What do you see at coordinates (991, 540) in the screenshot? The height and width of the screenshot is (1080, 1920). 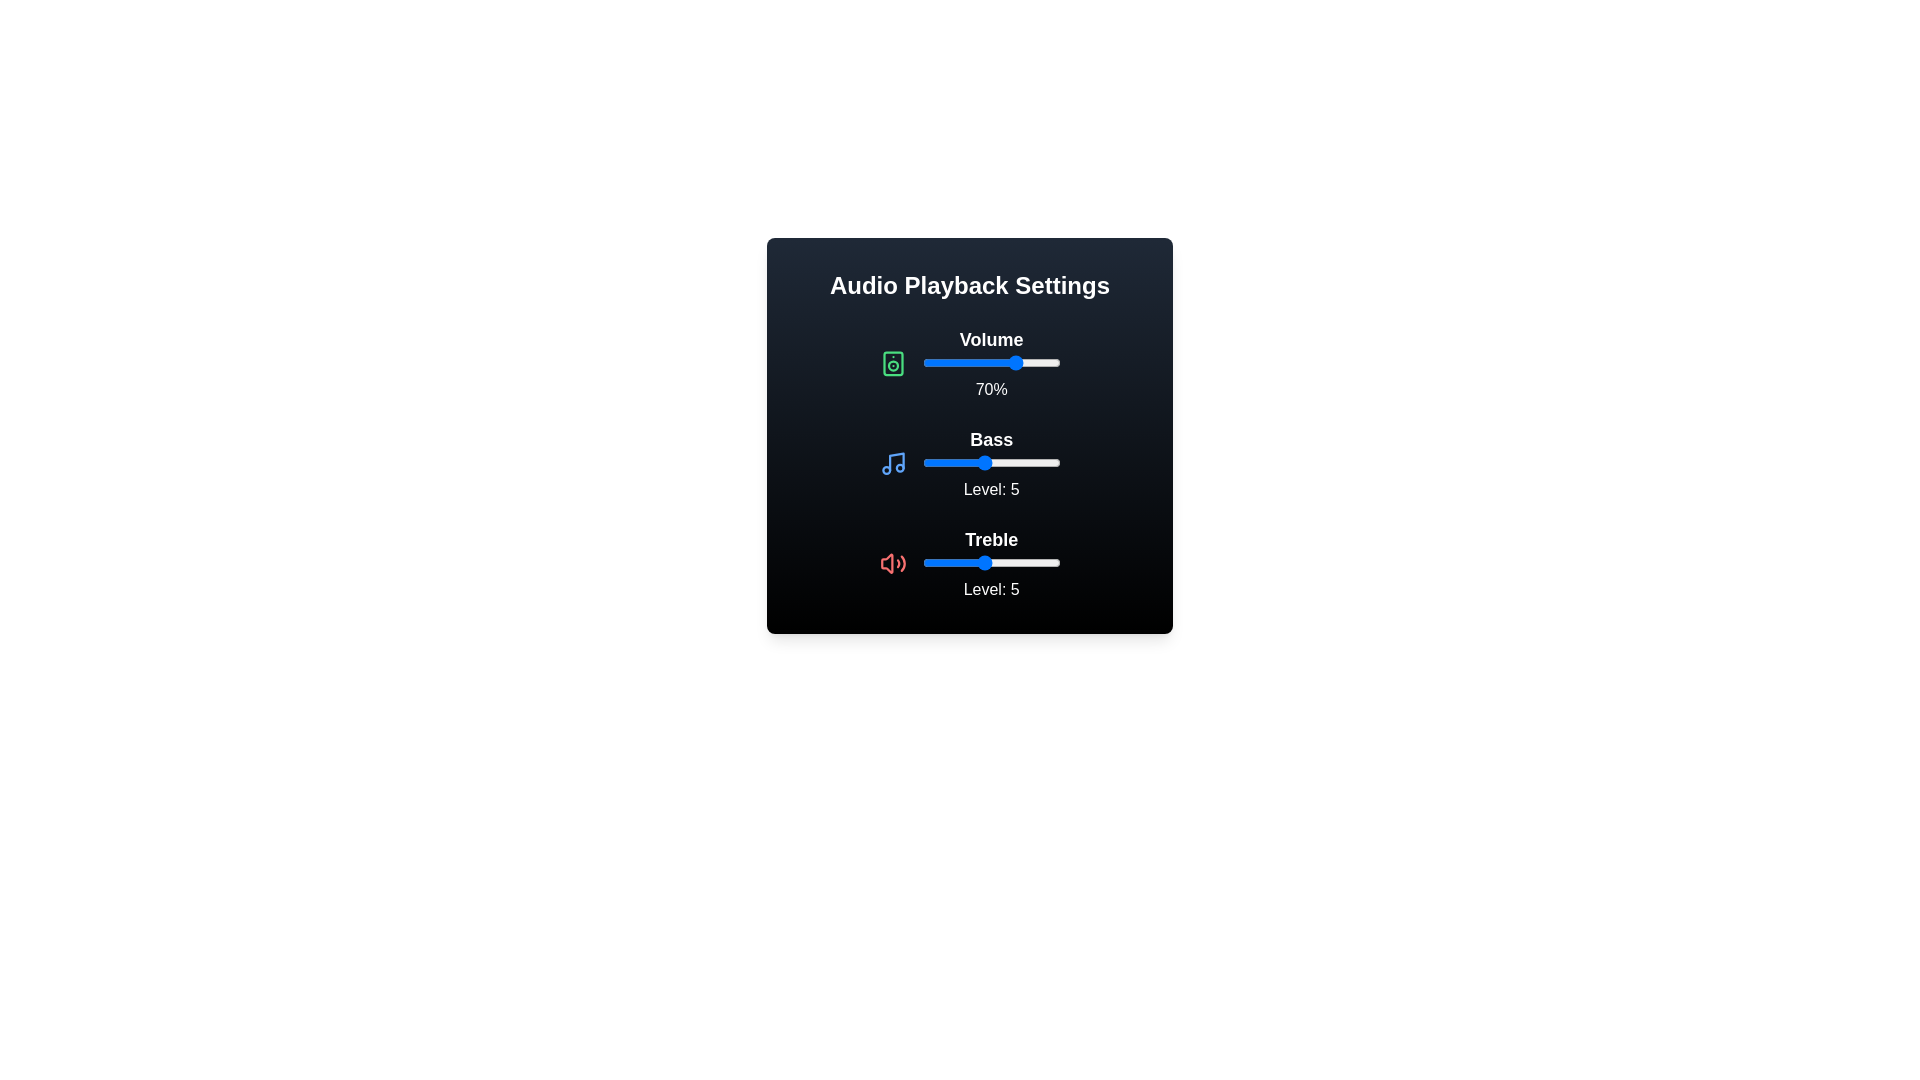 I see `the 'Treble' text label that identifies the treble adjustment controls in the audio settings` at bounding box center [991, 540].